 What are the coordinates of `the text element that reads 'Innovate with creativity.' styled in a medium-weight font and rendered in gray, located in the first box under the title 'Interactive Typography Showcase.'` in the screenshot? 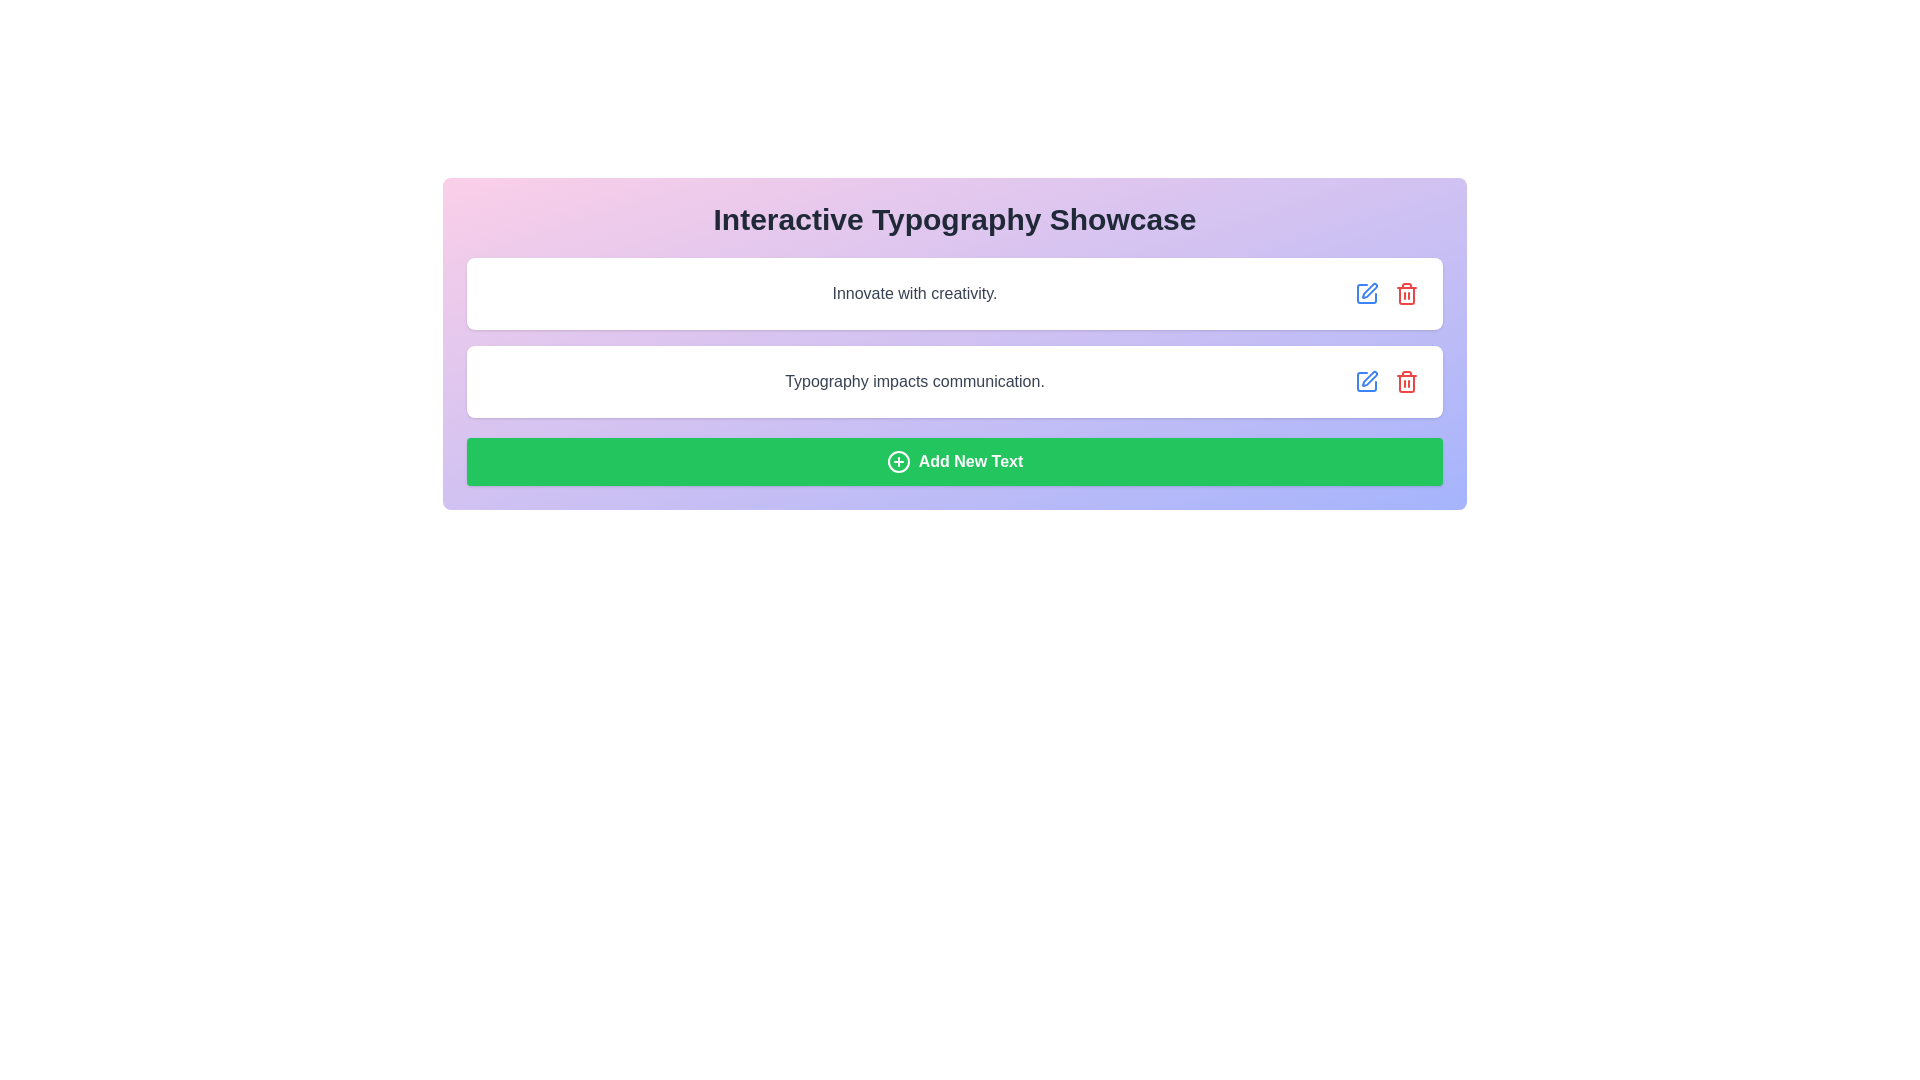 It's located at (914, 293).